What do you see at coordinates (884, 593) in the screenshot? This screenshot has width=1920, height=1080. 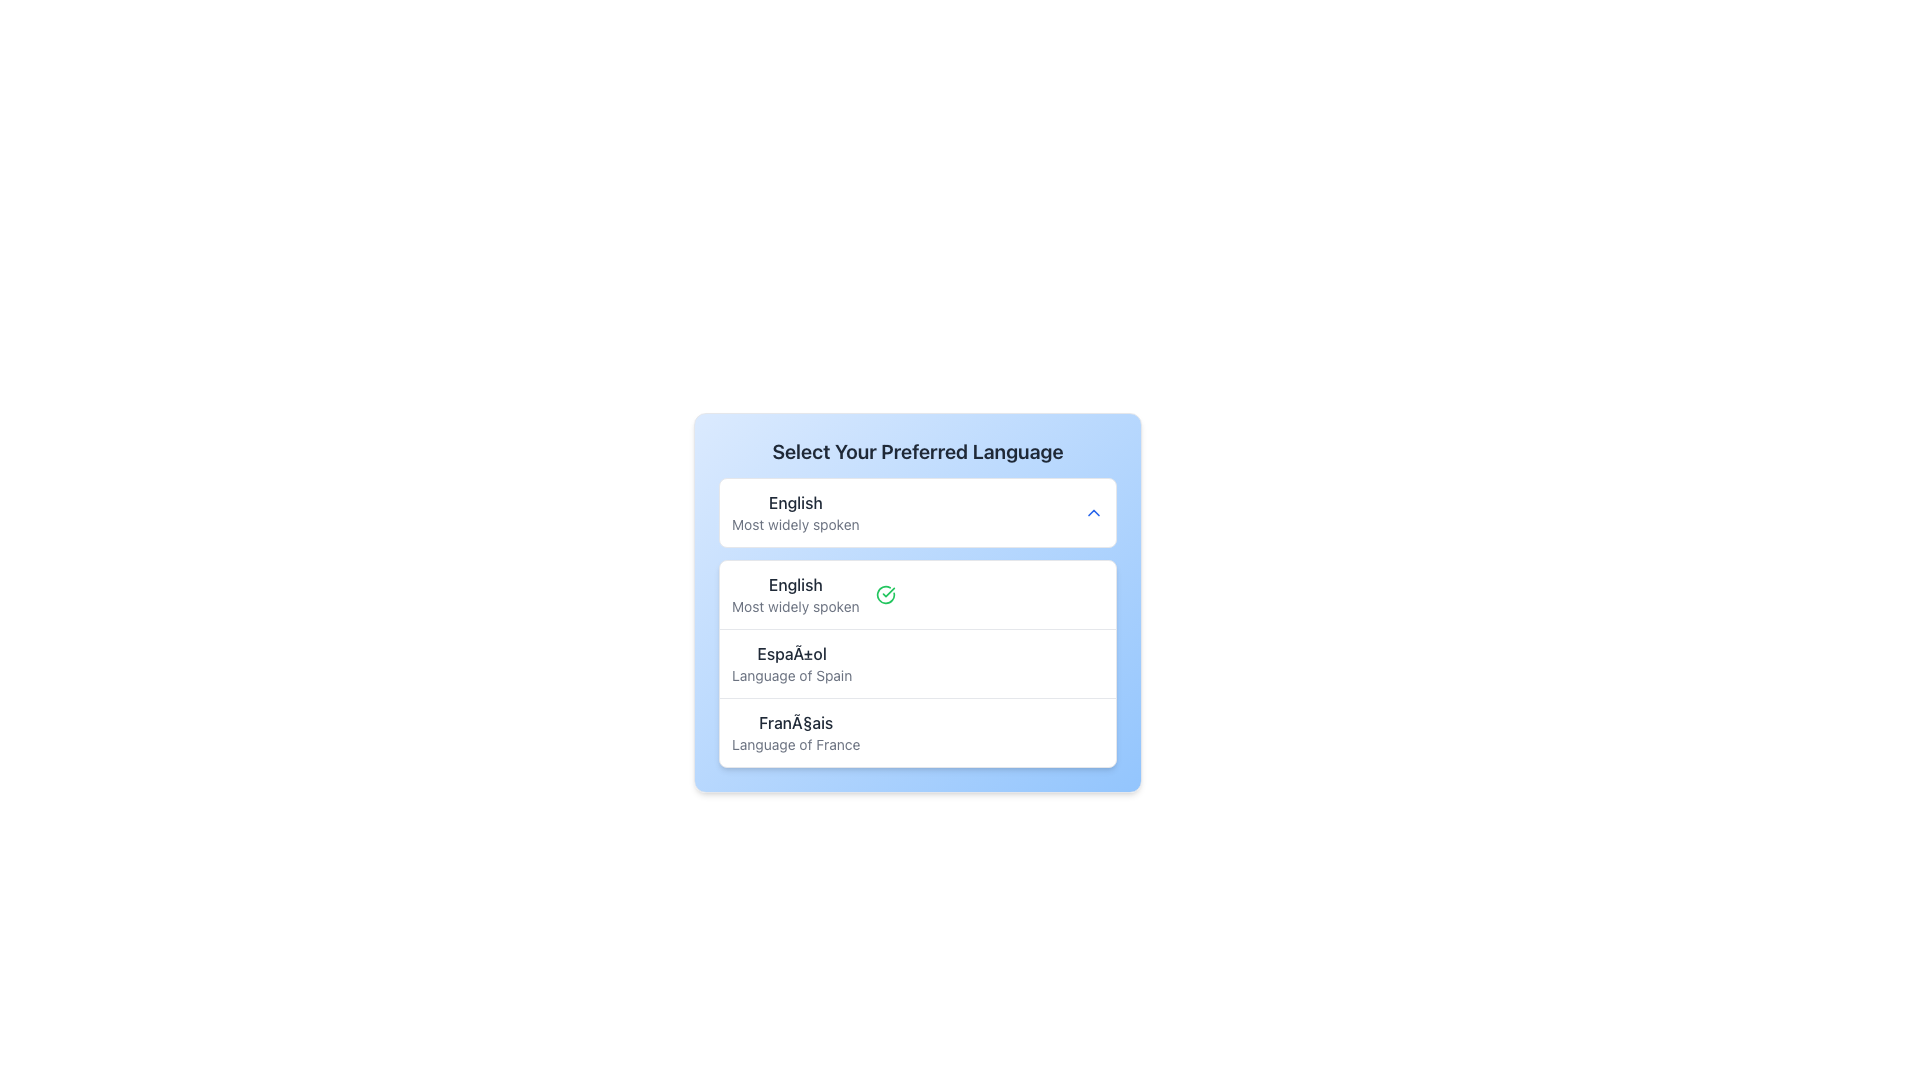 I see `the circular SVG icon containing a green checkmark, located to the right of the 'English' text in the language selection list` at bounding box center [884, 593].